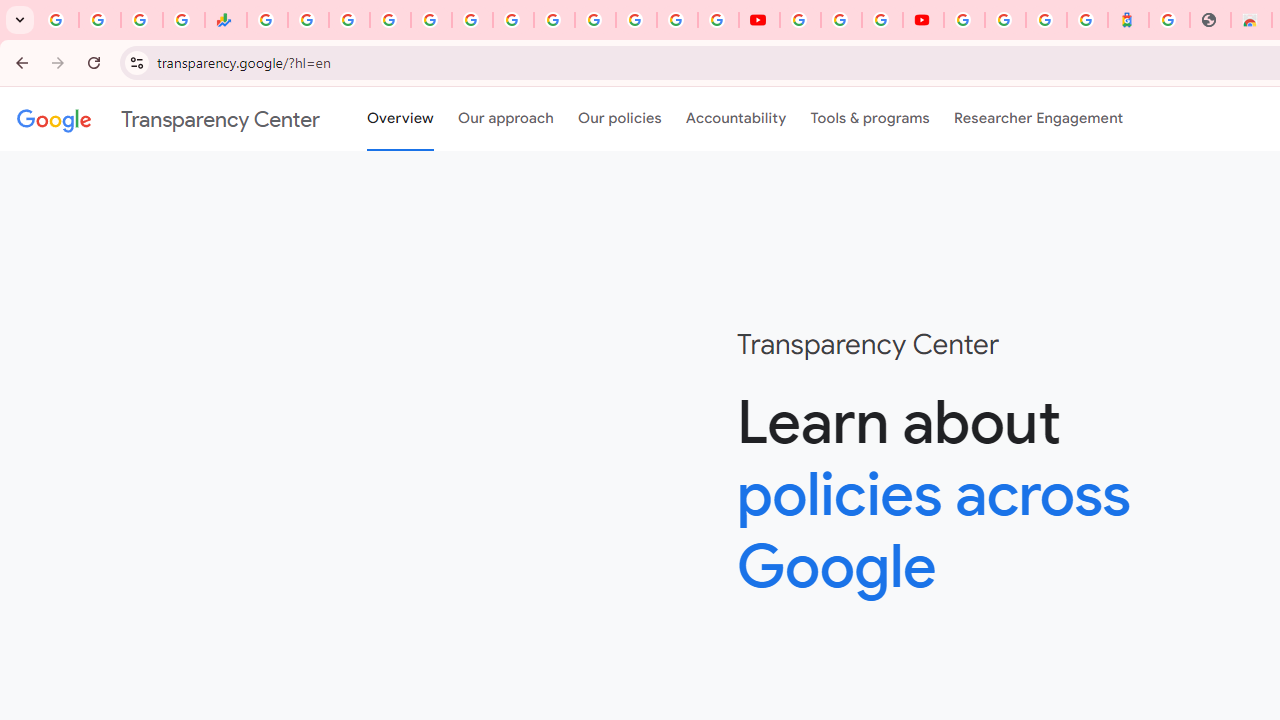 The height and width of the screenshot is (720, 1280). Describe the element at coordinates (93, 61) in the screenshot. I see `'Reload'` at that location.